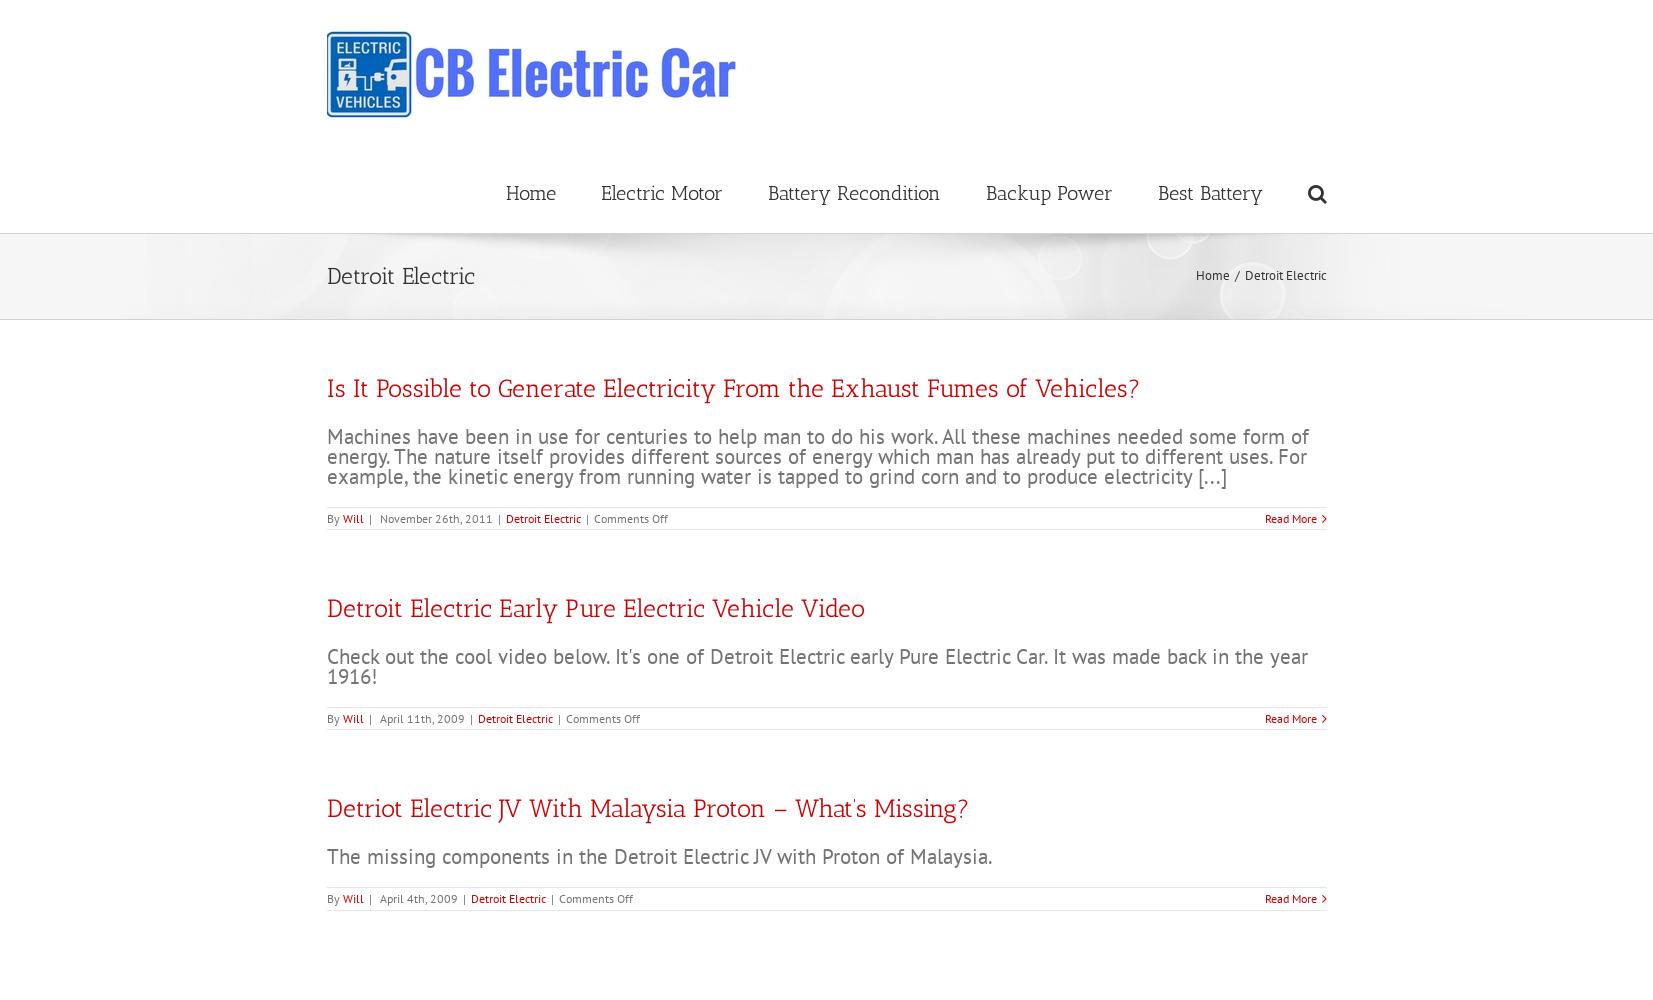 This screenshot has width=1653, height=1000. I want to click on 'The missing components in the Detroit Electric JV with Proton of Malaysia.', so click(658, 855).